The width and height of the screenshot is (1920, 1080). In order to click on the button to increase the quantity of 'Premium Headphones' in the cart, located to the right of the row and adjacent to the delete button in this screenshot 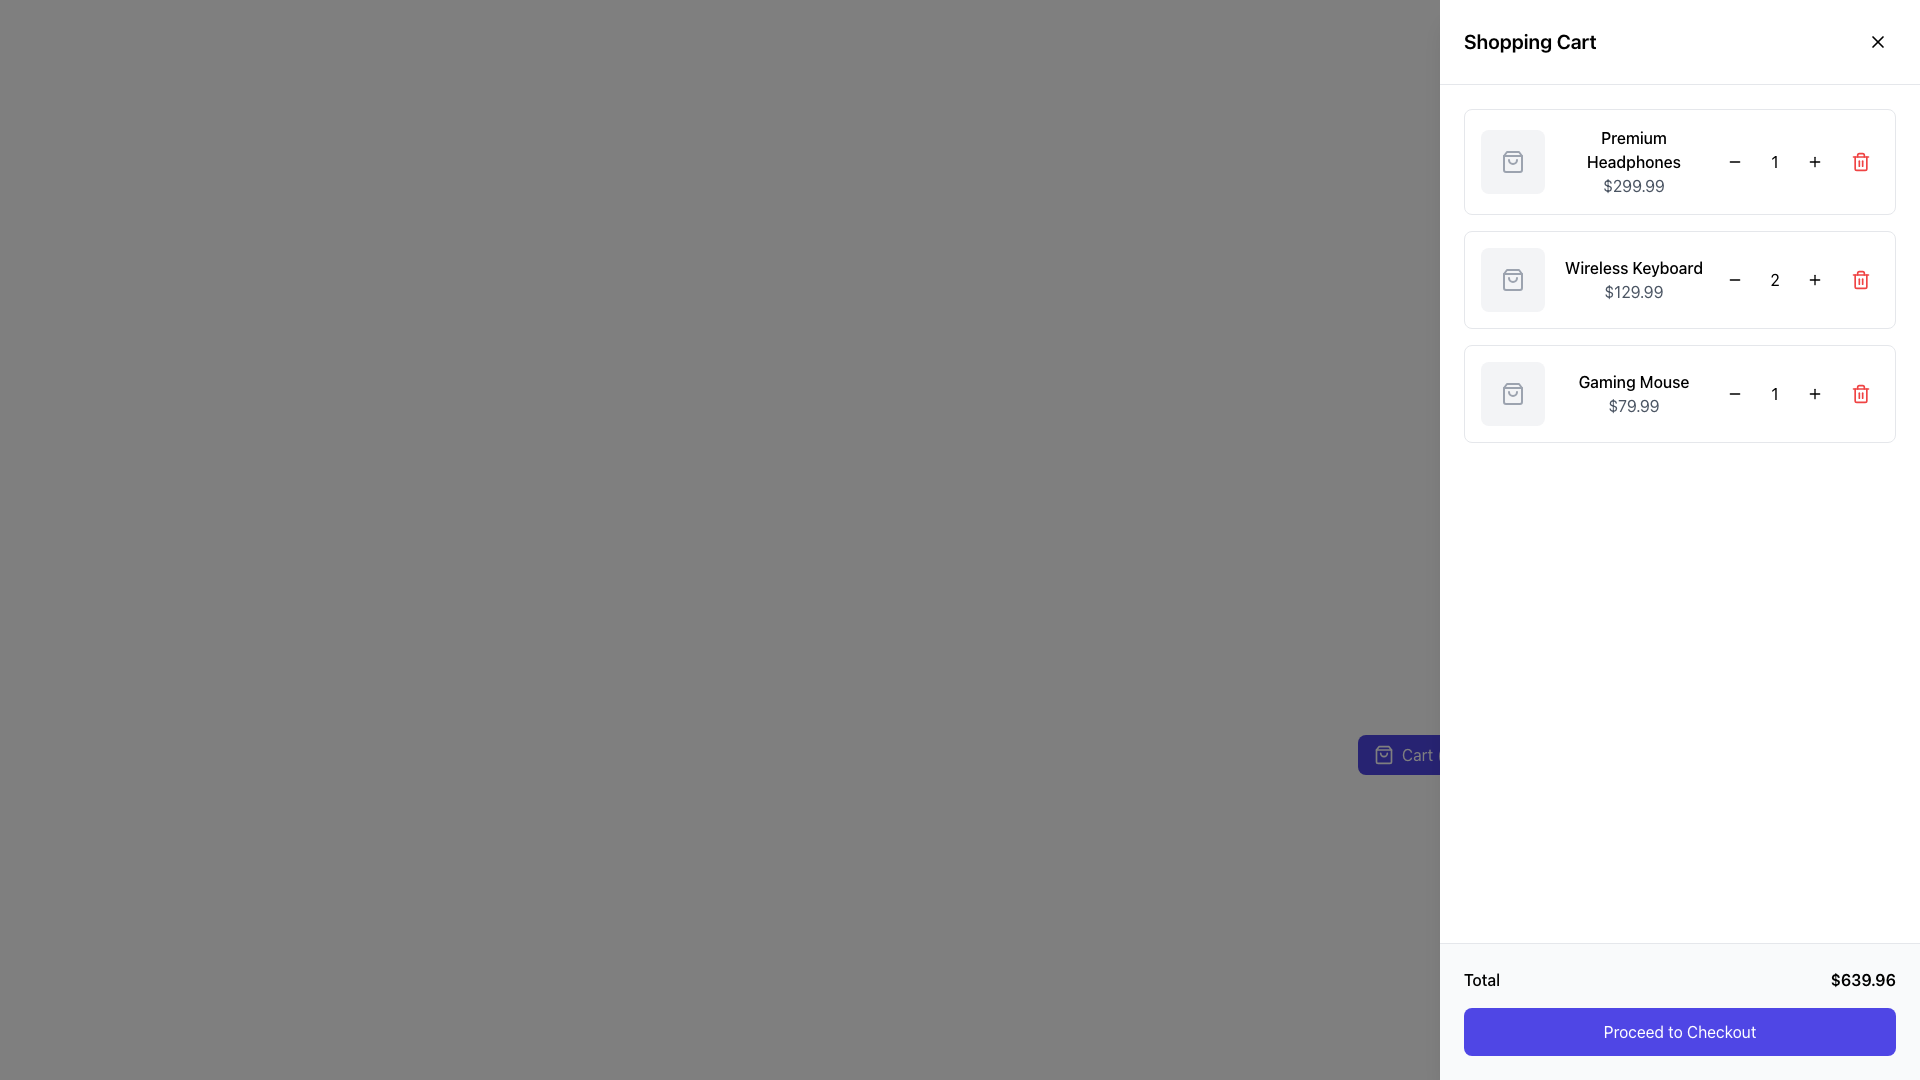, I will do `click(1814, 161)`.